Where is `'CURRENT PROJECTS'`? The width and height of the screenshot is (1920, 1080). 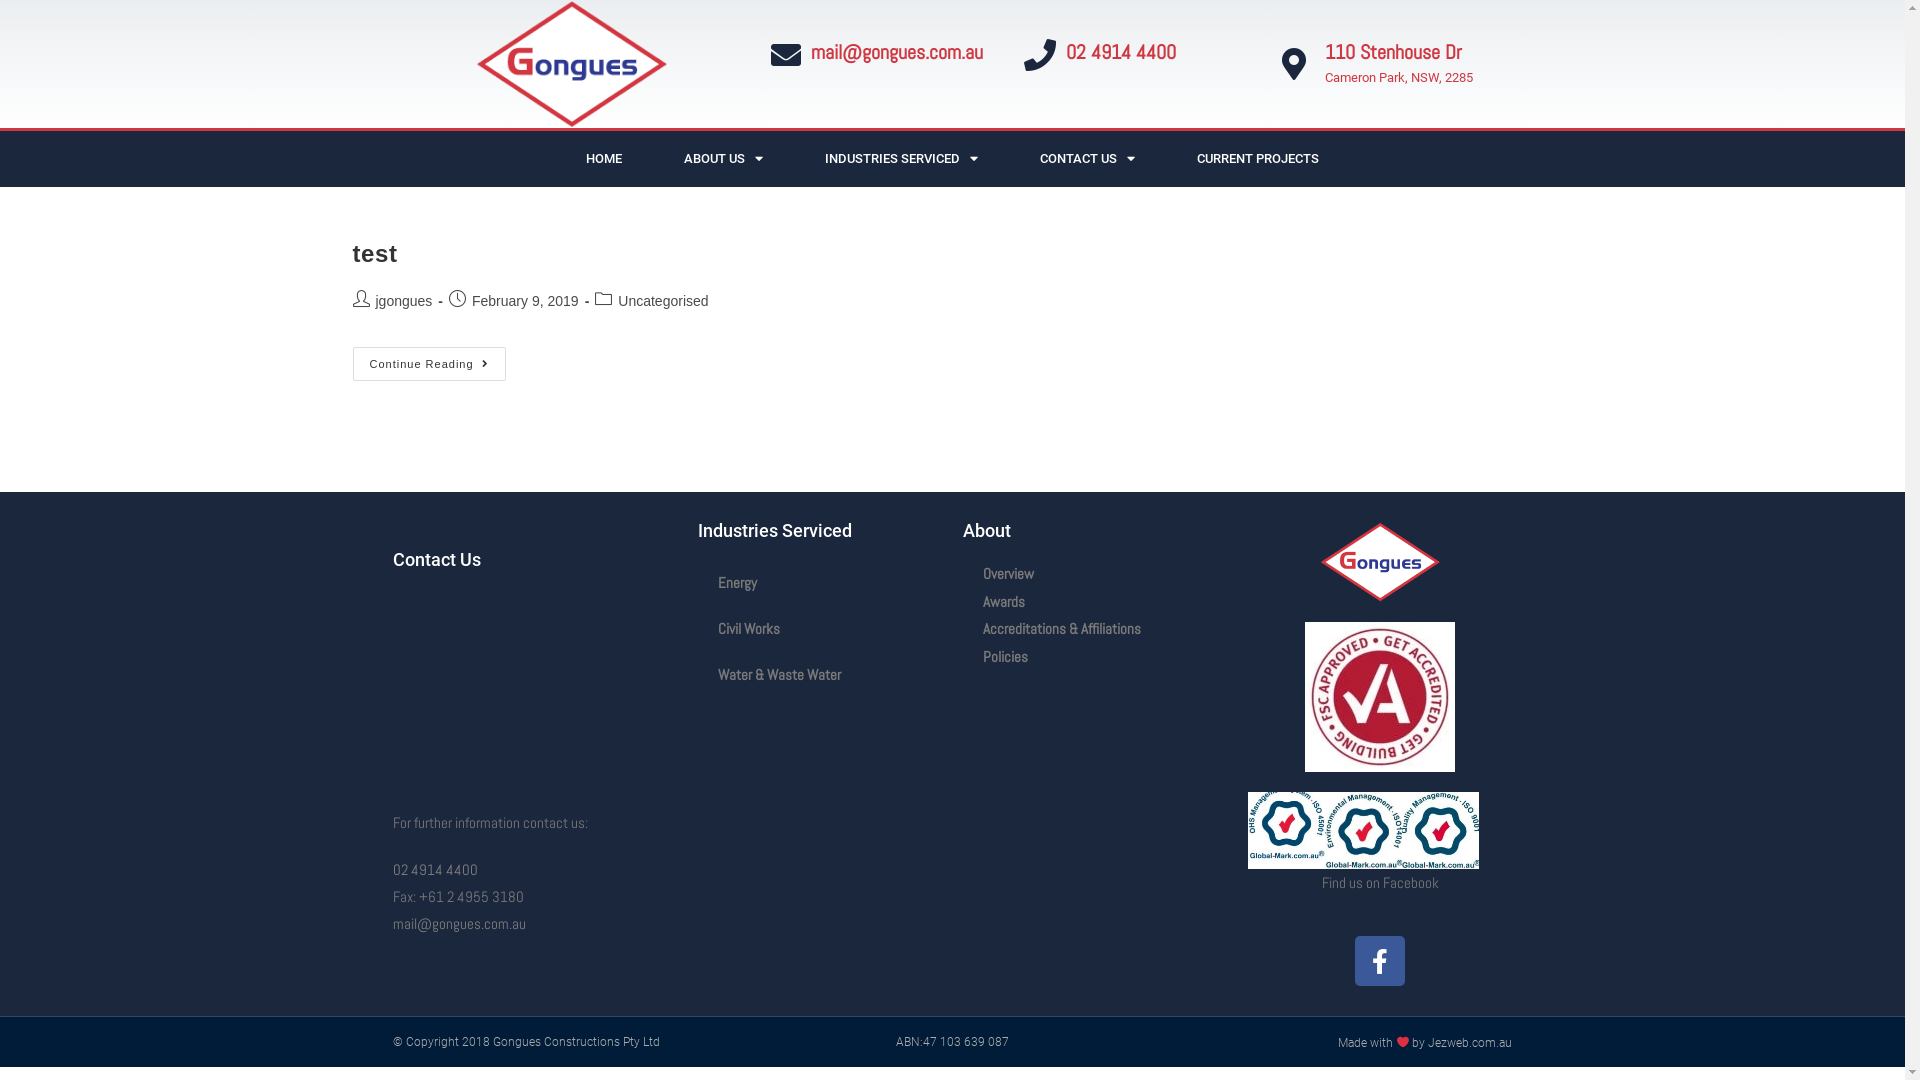
'CURRENT PROJECTS' is located at coordinates (1256, 157).